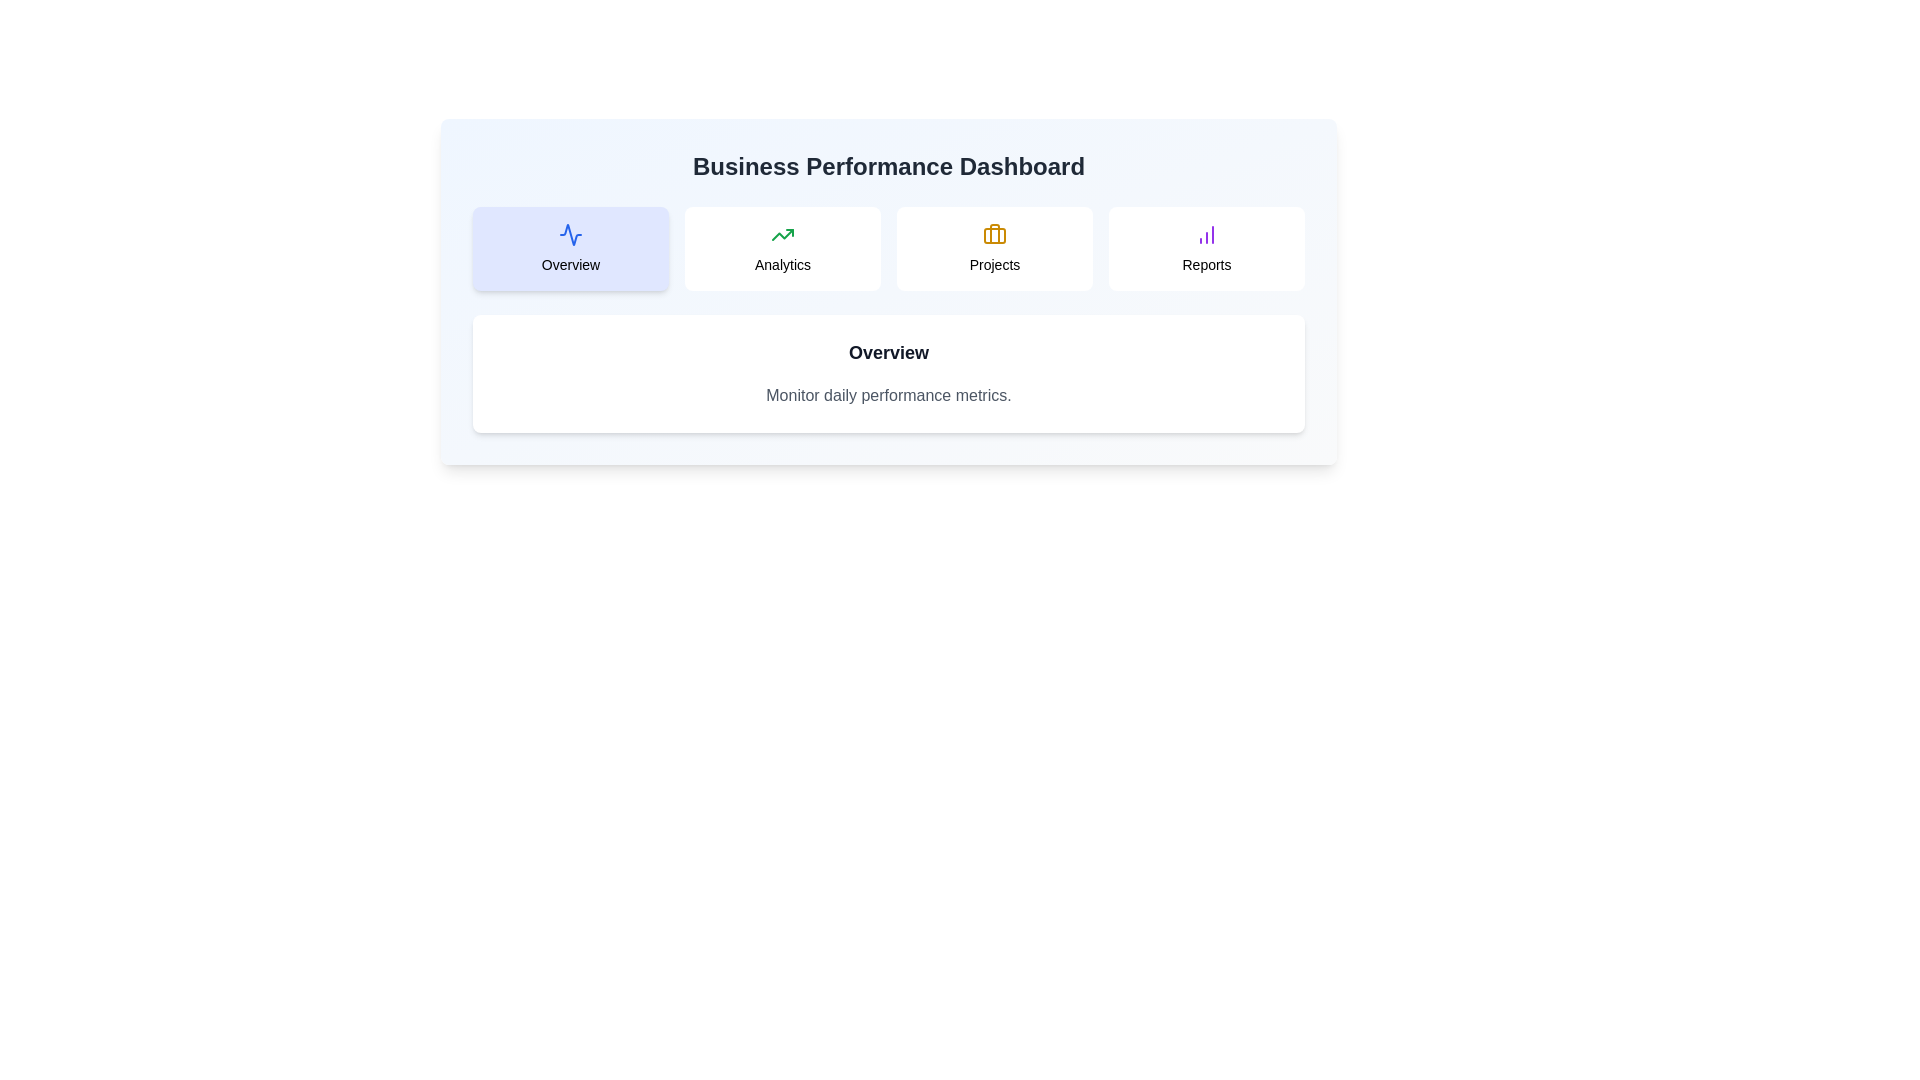 The image size is (1920, 1080). I want to click on the tab corresponding to Overview to display hover feedback, so click(570, 248).